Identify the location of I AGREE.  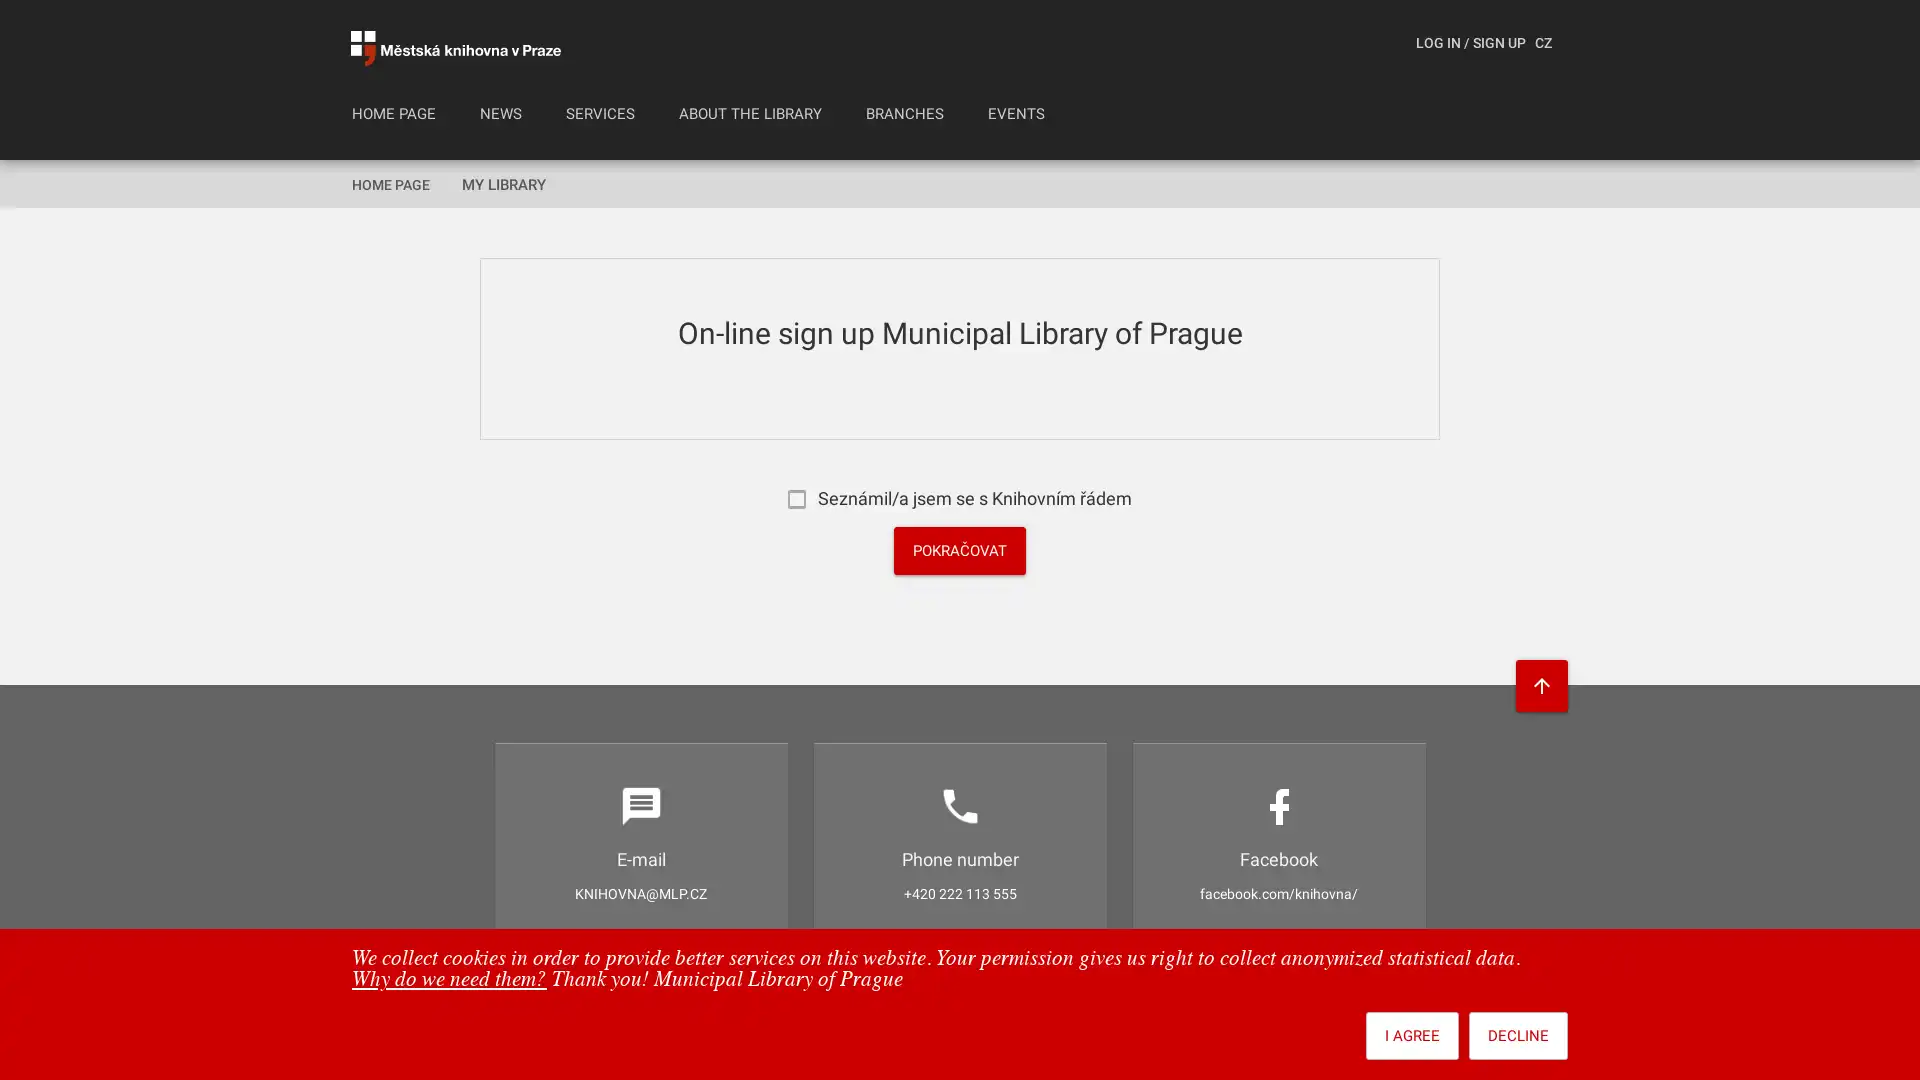
(1410, 1035).